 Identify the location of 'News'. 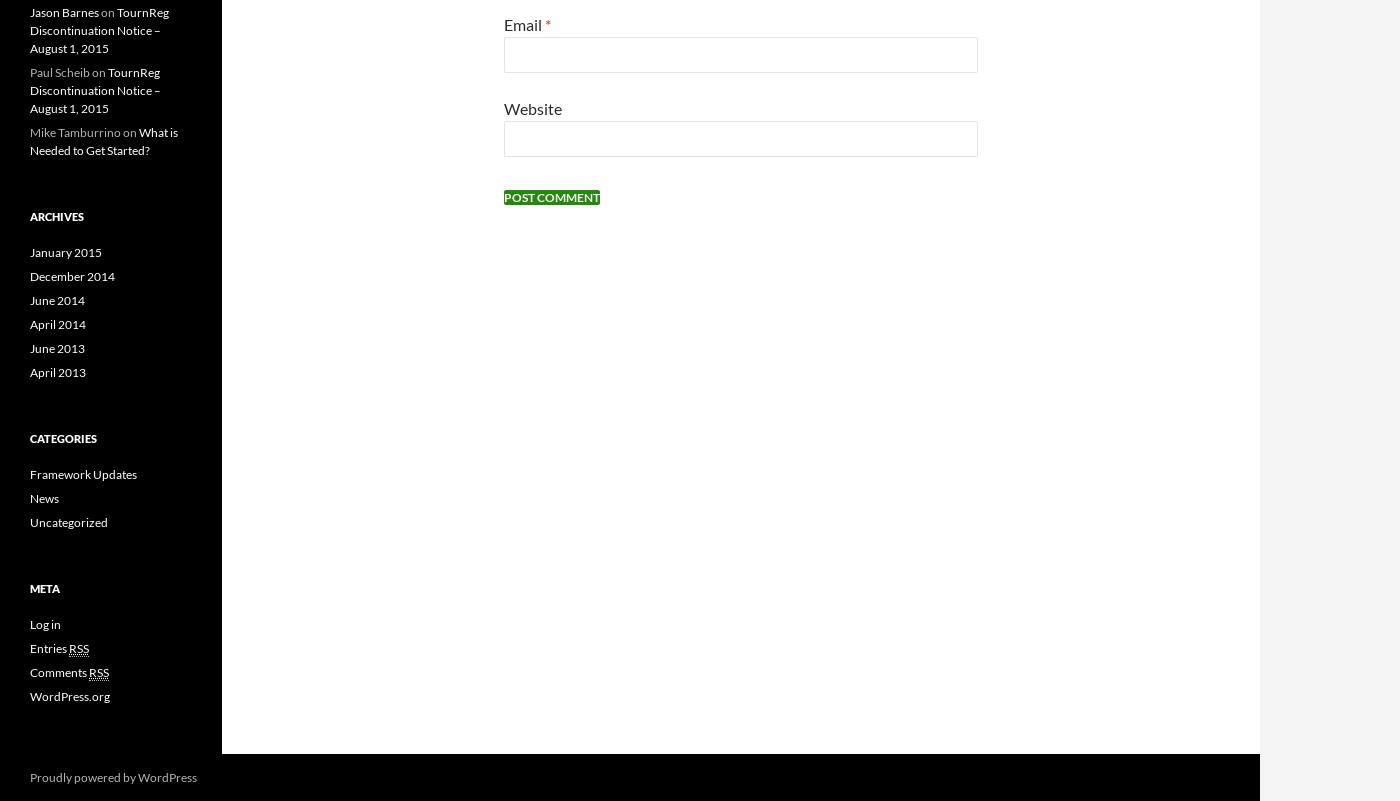
(44, 496).